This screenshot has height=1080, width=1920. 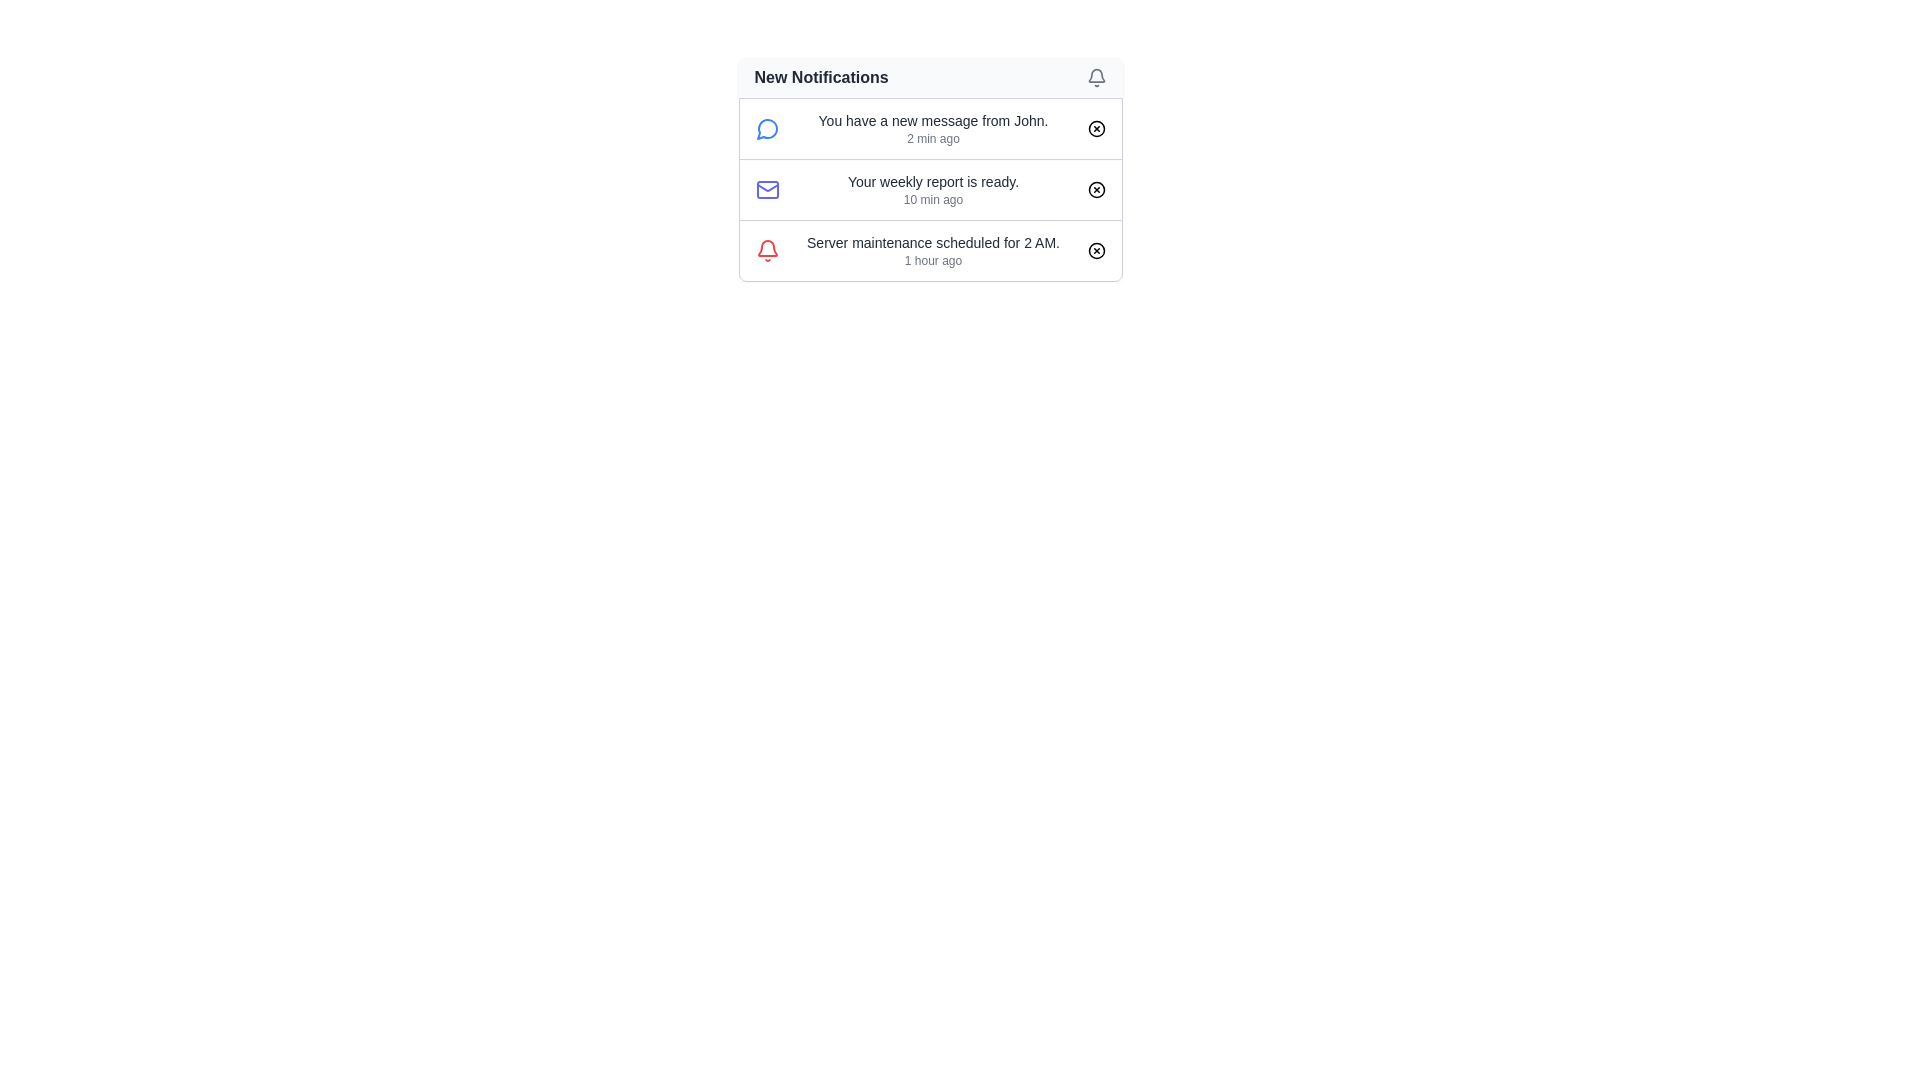 I want to click on the SVG circle element which is a circular geometric shape with a thin outline located within the close button of the third notification message about 'Server maintenance scheduled for 2 AM', so click(x=1095, y=249).